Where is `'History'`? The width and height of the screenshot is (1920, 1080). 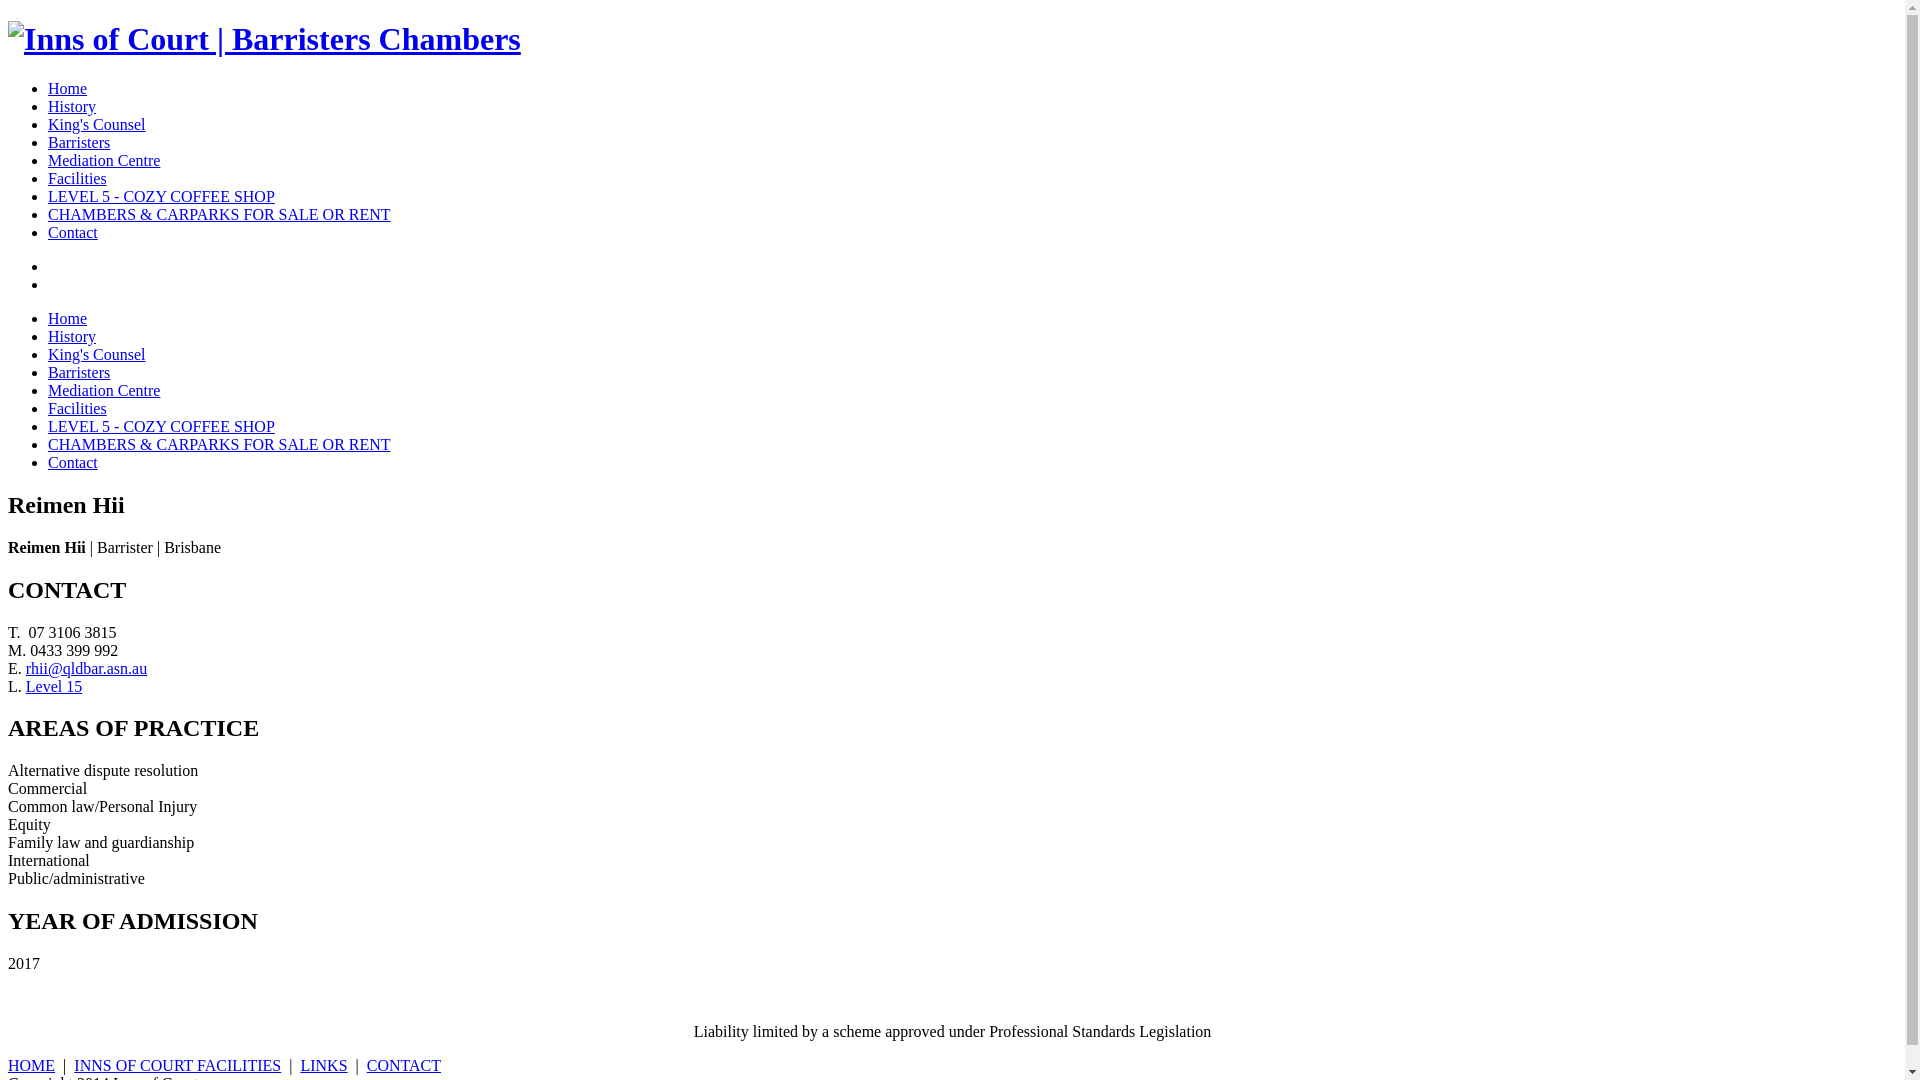
'History' is located at coordinates (48, 106).